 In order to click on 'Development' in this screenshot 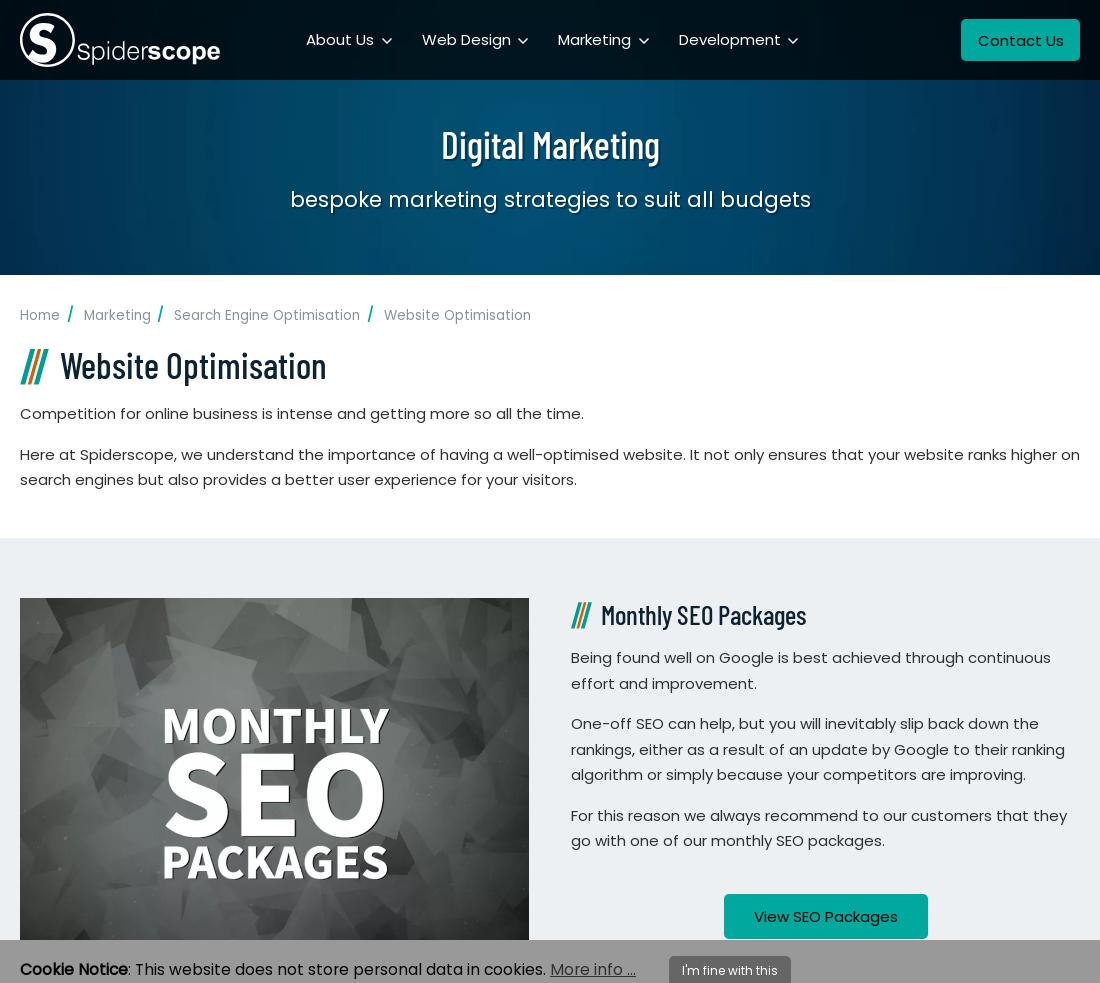, I will do `click(727, 38)`.